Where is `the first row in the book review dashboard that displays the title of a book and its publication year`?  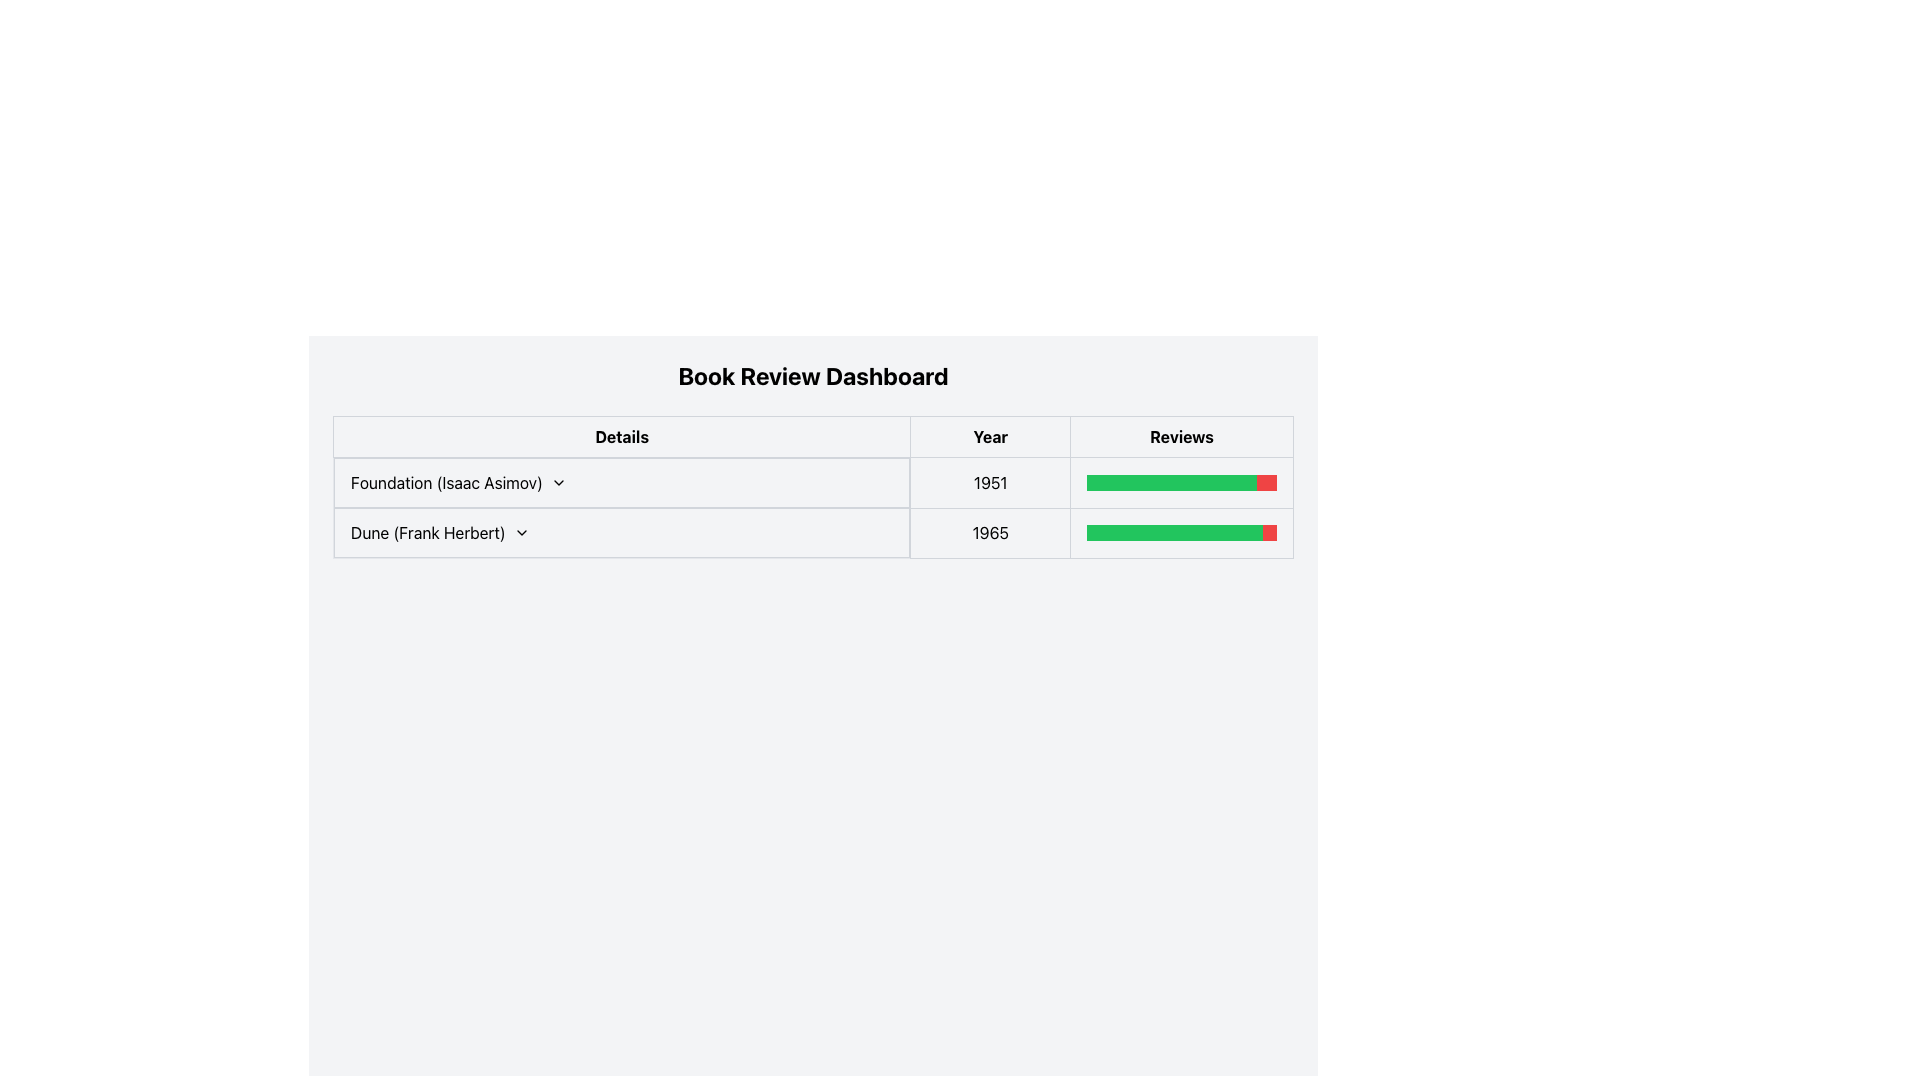
the first row in the book review dashboard that displays the title of a book and its publication year is located at coordinates (813, 482).